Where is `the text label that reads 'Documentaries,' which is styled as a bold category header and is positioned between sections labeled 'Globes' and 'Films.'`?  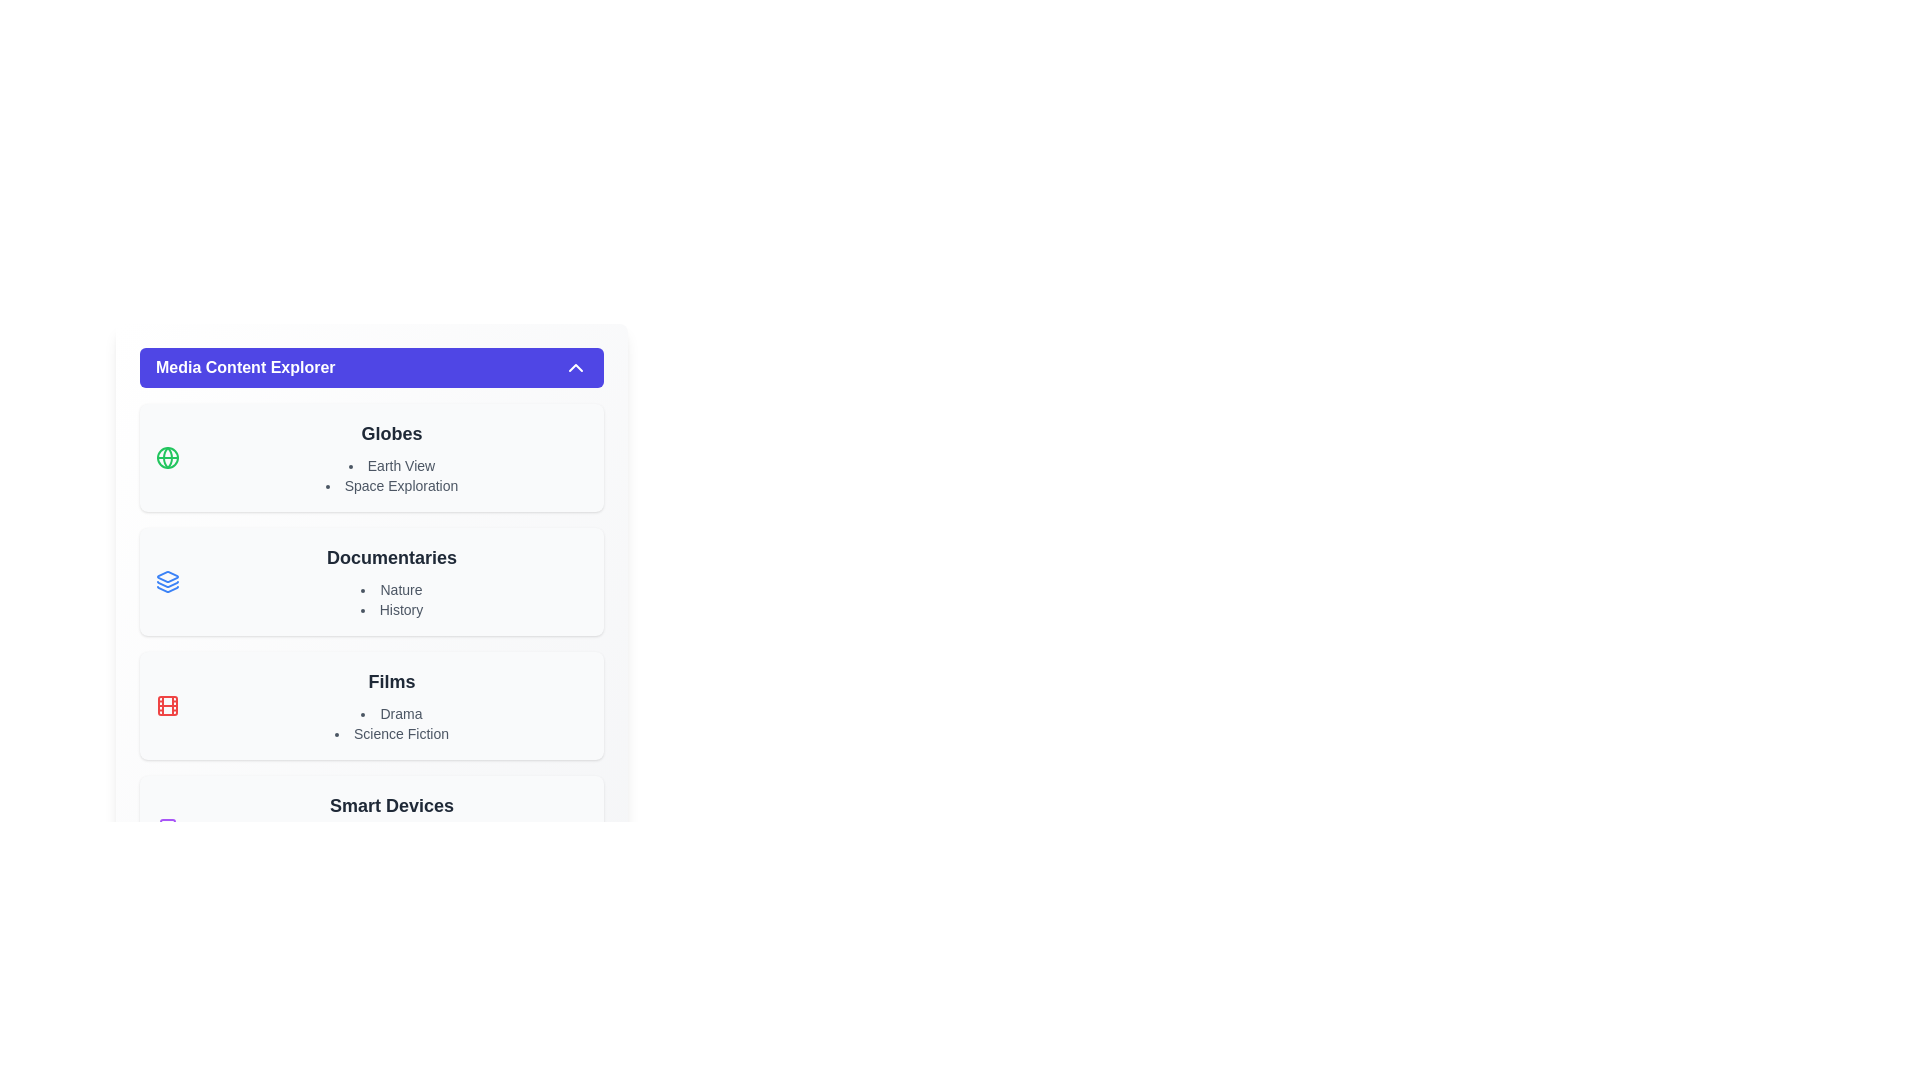
the text label that reads 'Documentaries,' which is styled as a bold category header and is positioned between sections labeled 'Globes' and 'Films.' is located at coordinates (392, 558).